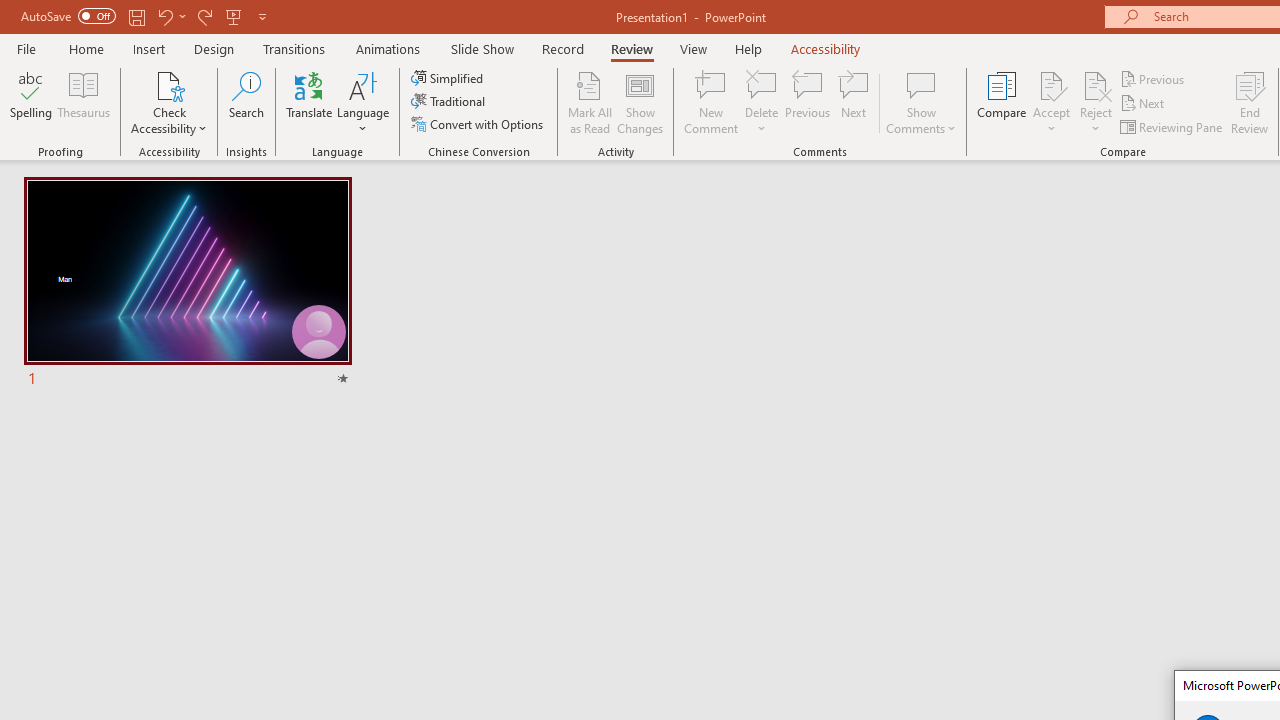 This screenshot has height=720, width=1280. I want to click on 'Simplified', so click(448, 77).